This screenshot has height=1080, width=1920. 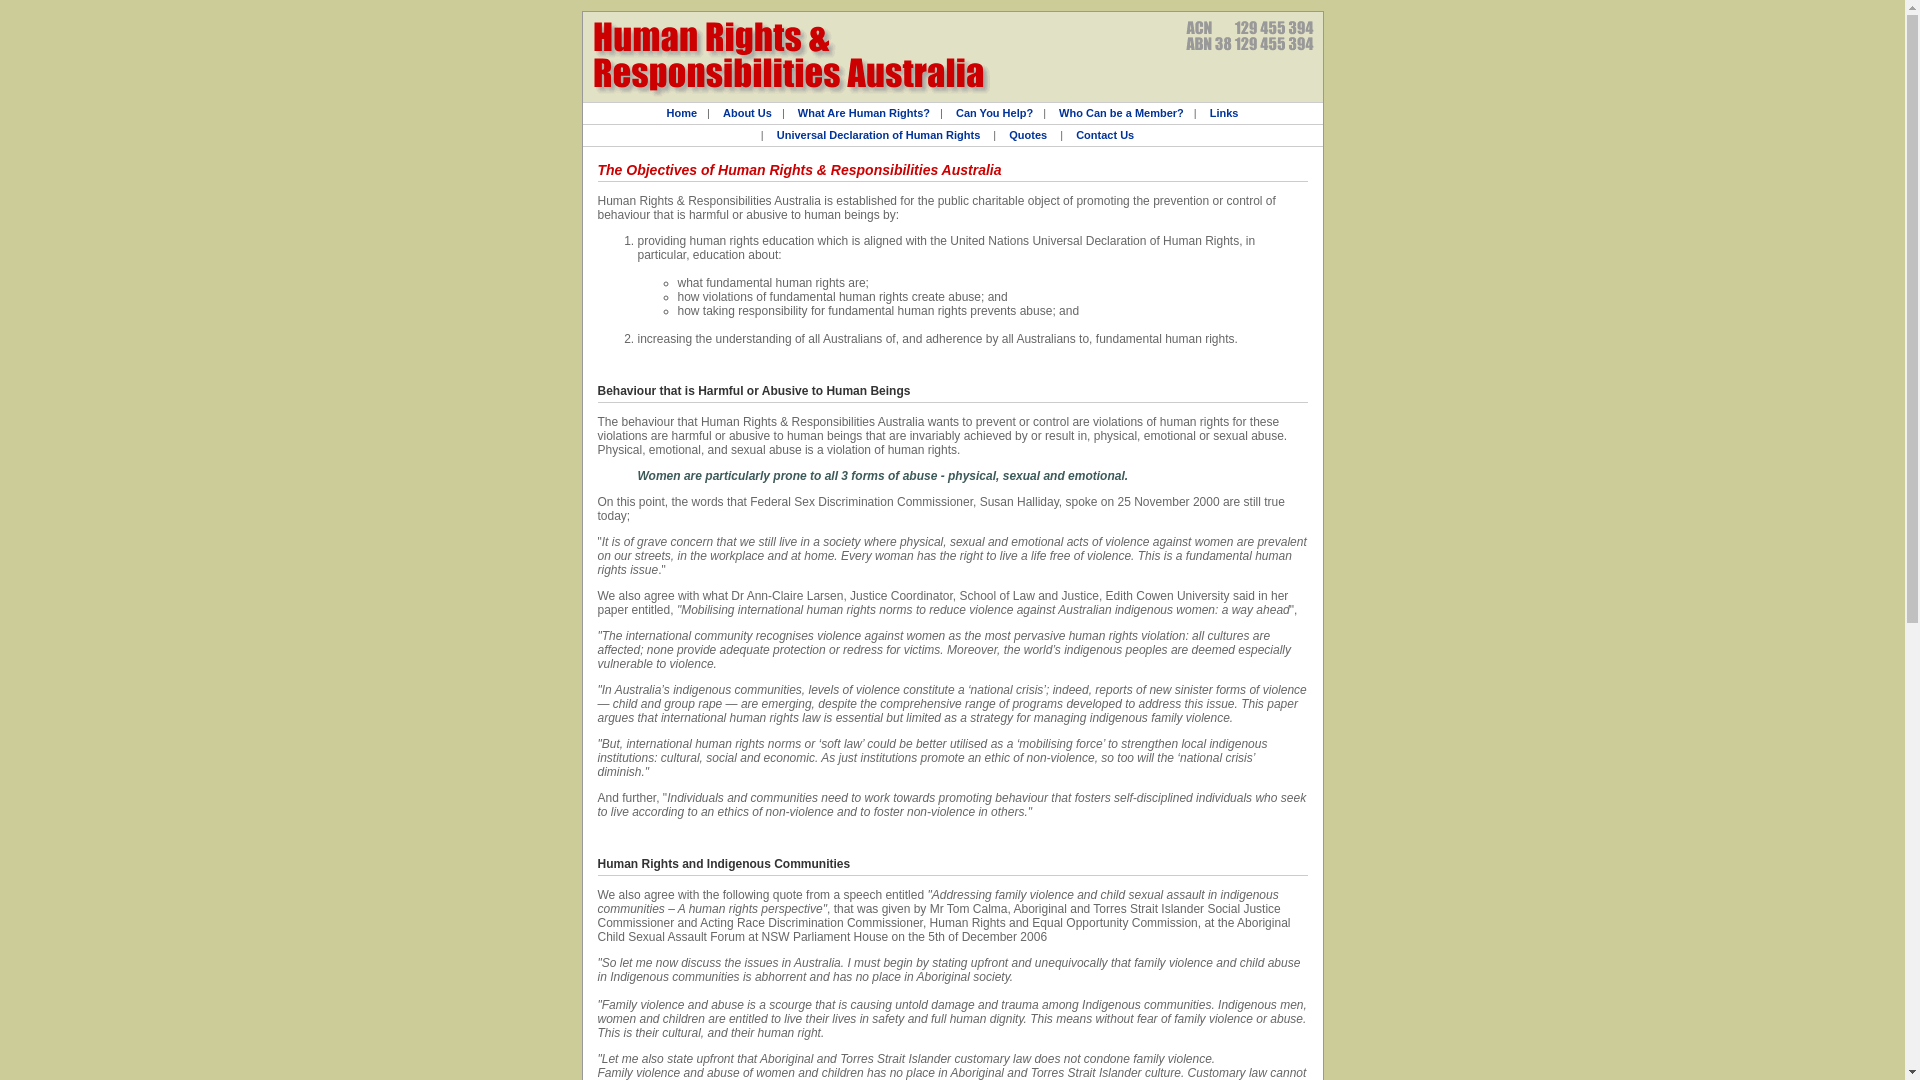 What do you see at coordinates (1121, 112) in the screenshot?
I see `'Who Can be a Member?'` at bounding box center [1121, 112].